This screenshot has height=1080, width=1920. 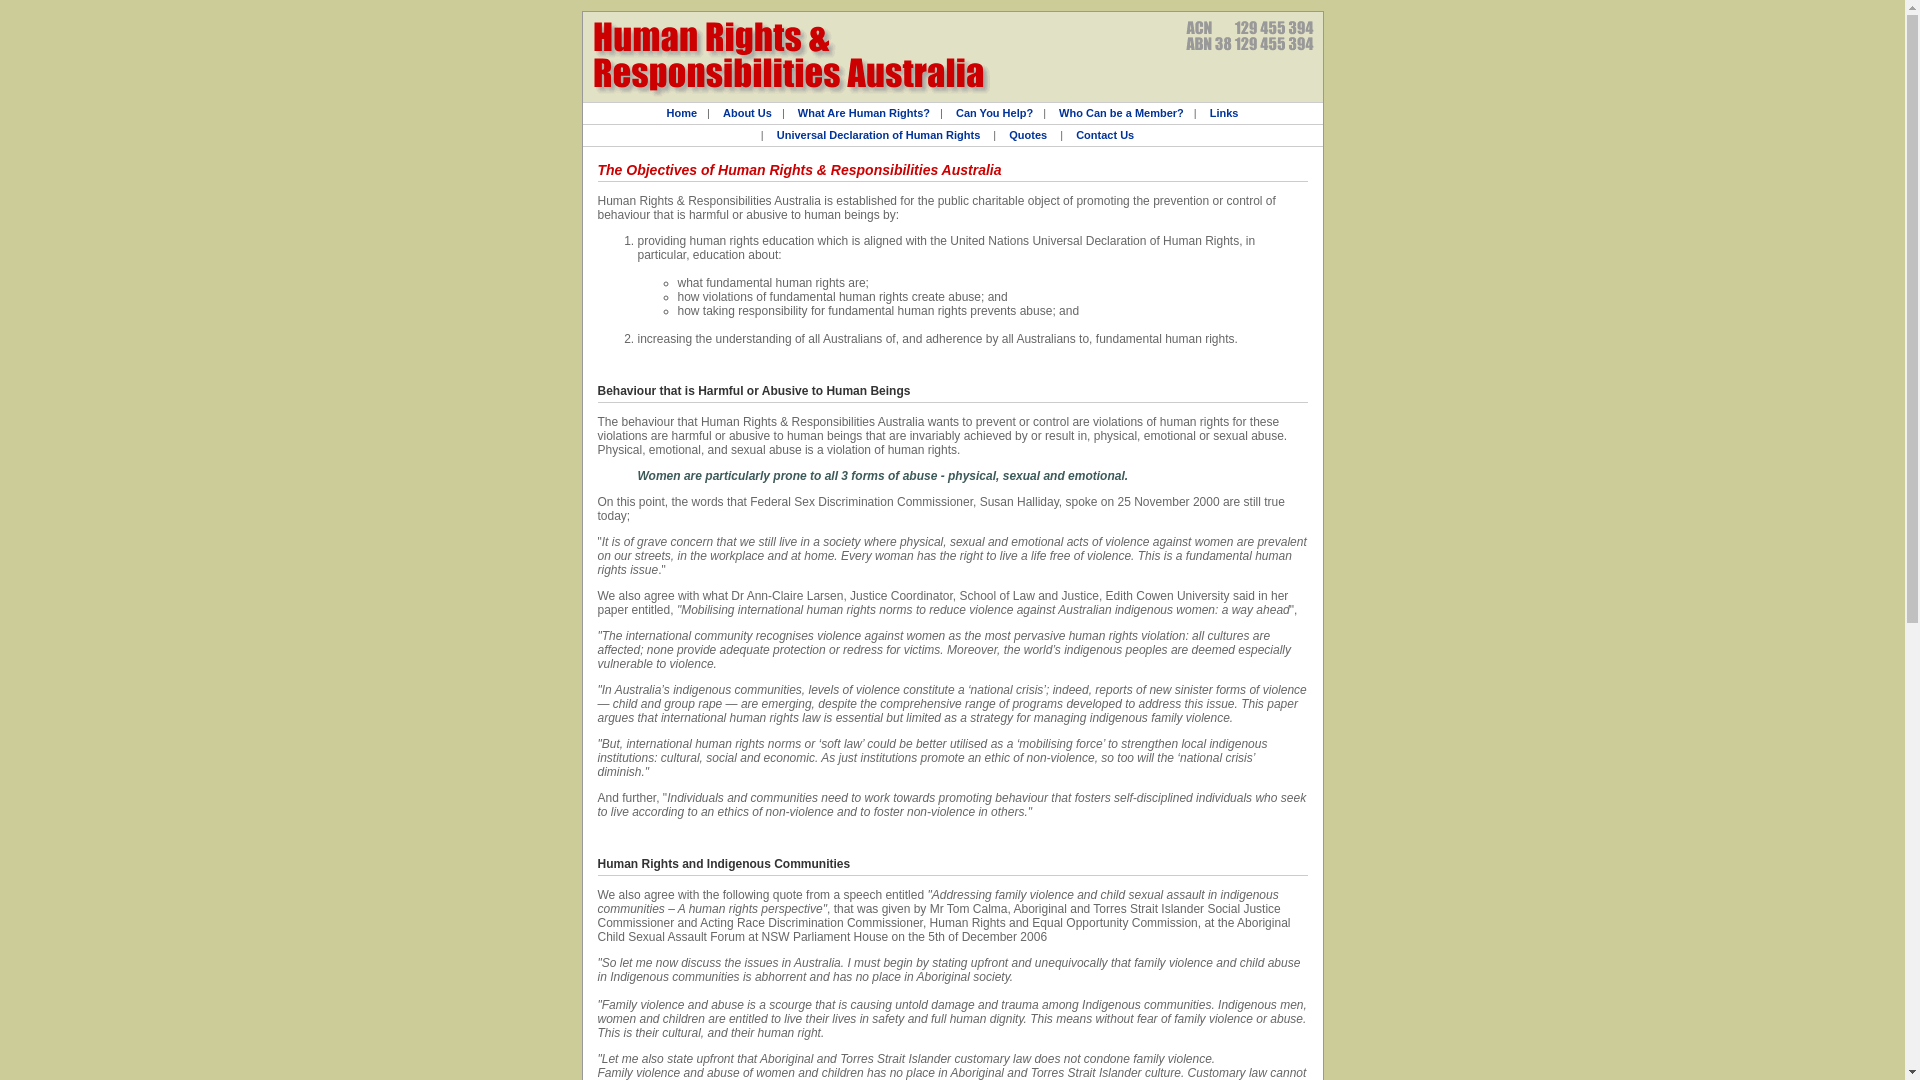 What do you see at coordinates (1121, 112) in the screenshot?
I see `'Who Can be a Member?'` at bounding box center [1121, 112].